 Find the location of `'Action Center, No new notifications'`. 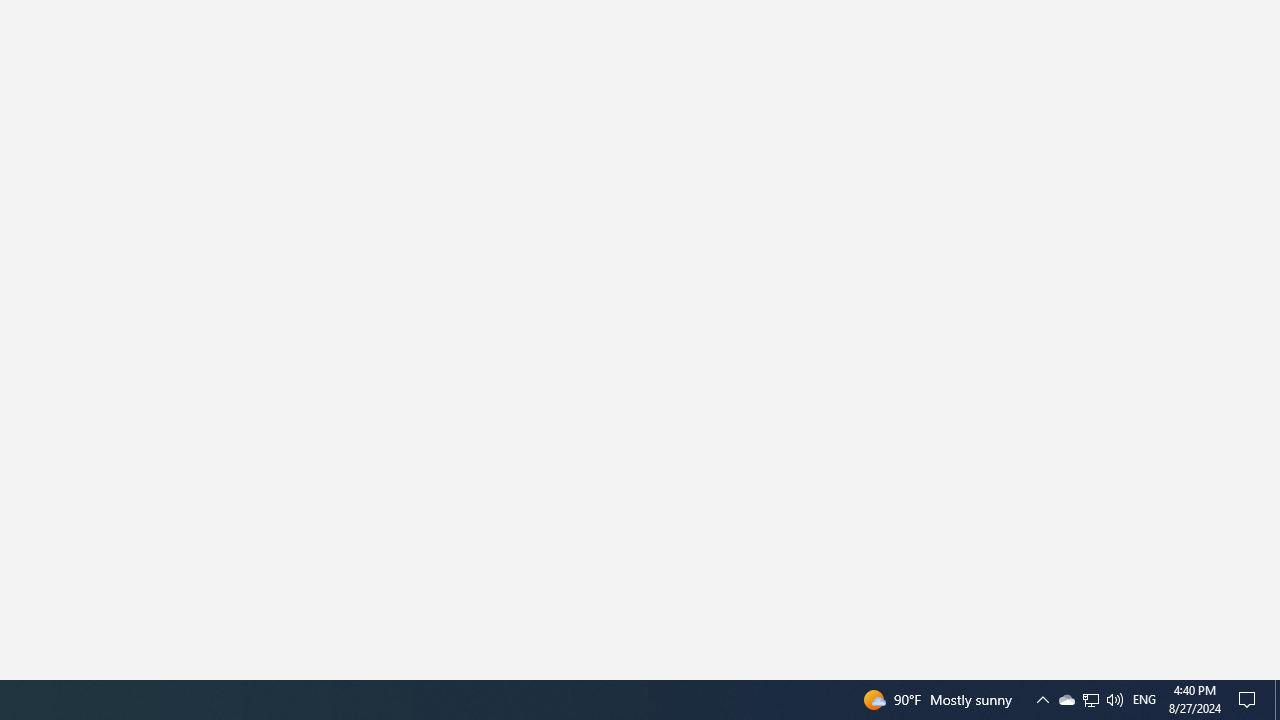

'Action Center, No new notifications' is located at coordinates (1250, 698).